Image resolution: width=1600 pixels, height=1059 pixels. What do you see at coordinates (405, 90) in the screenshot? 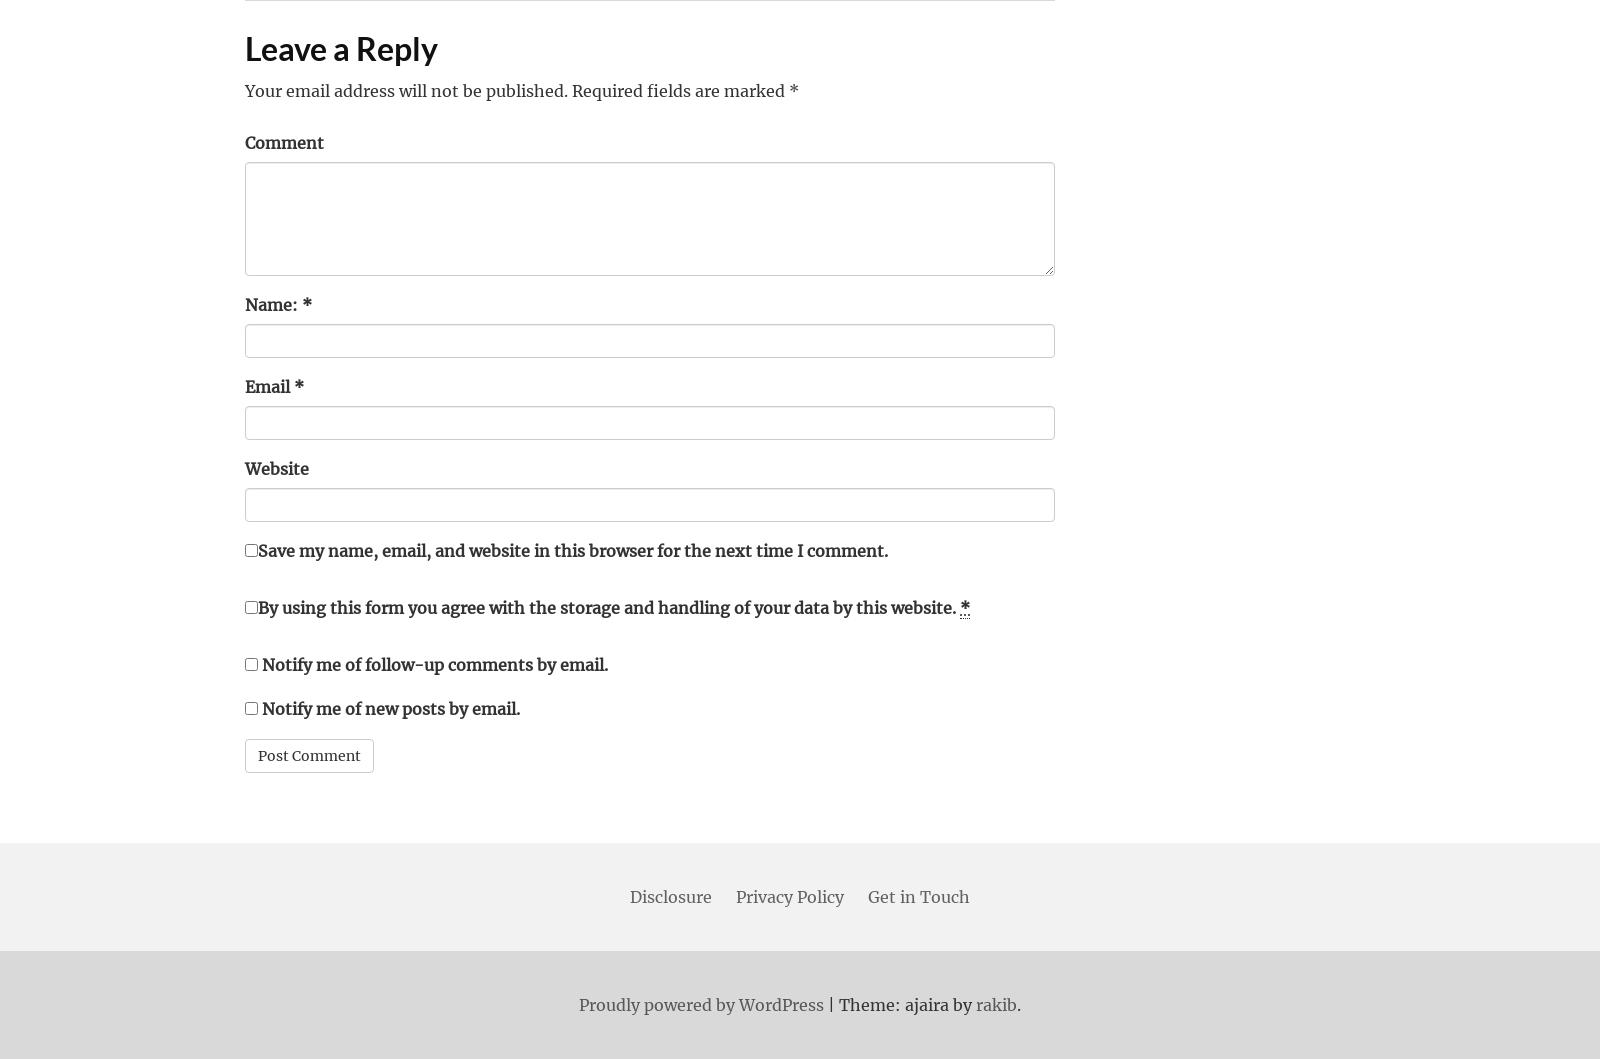
I see `'Your email address will not be published.'` at bounding box center [405, 90].